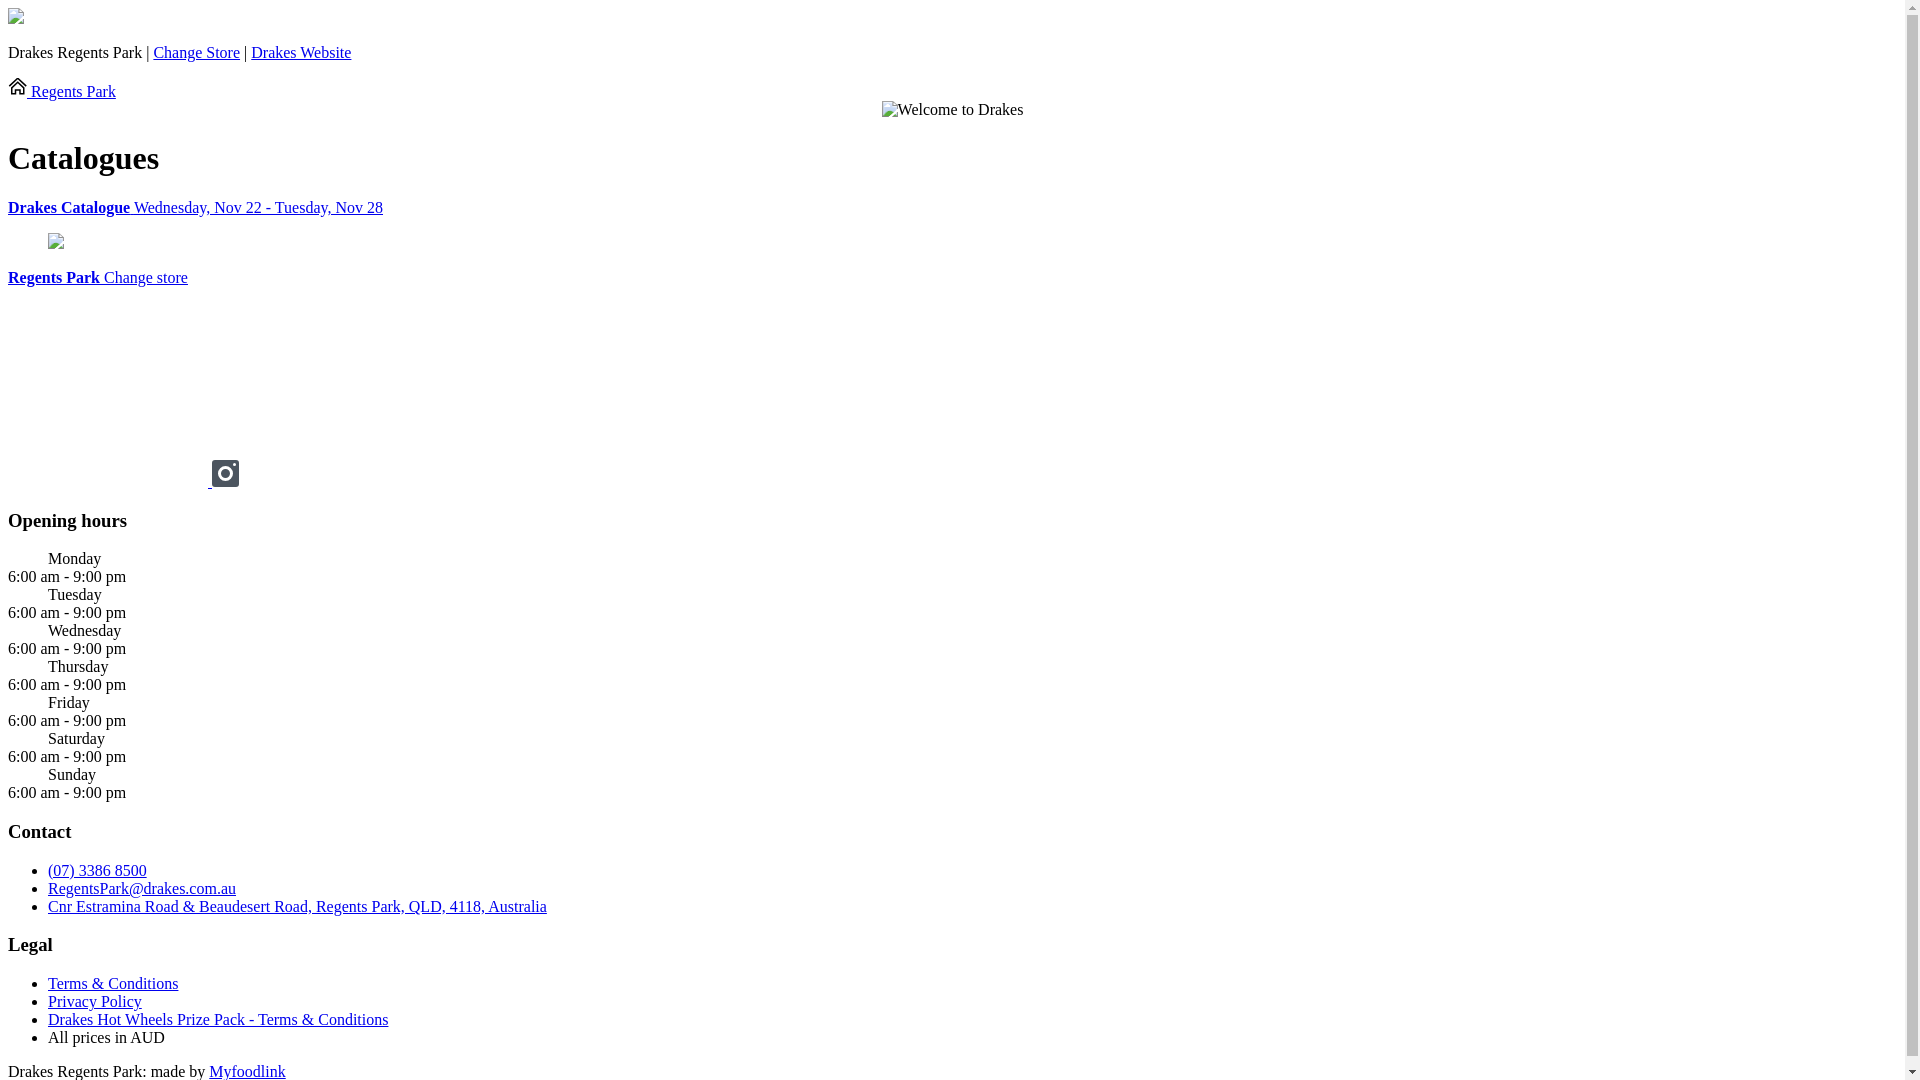 This screenshot has width=1920, height=1080. Describe the element at coordinates (141, 887) in the screenshot. I see `'RegentsPark@drakes.com.au'` at that location.